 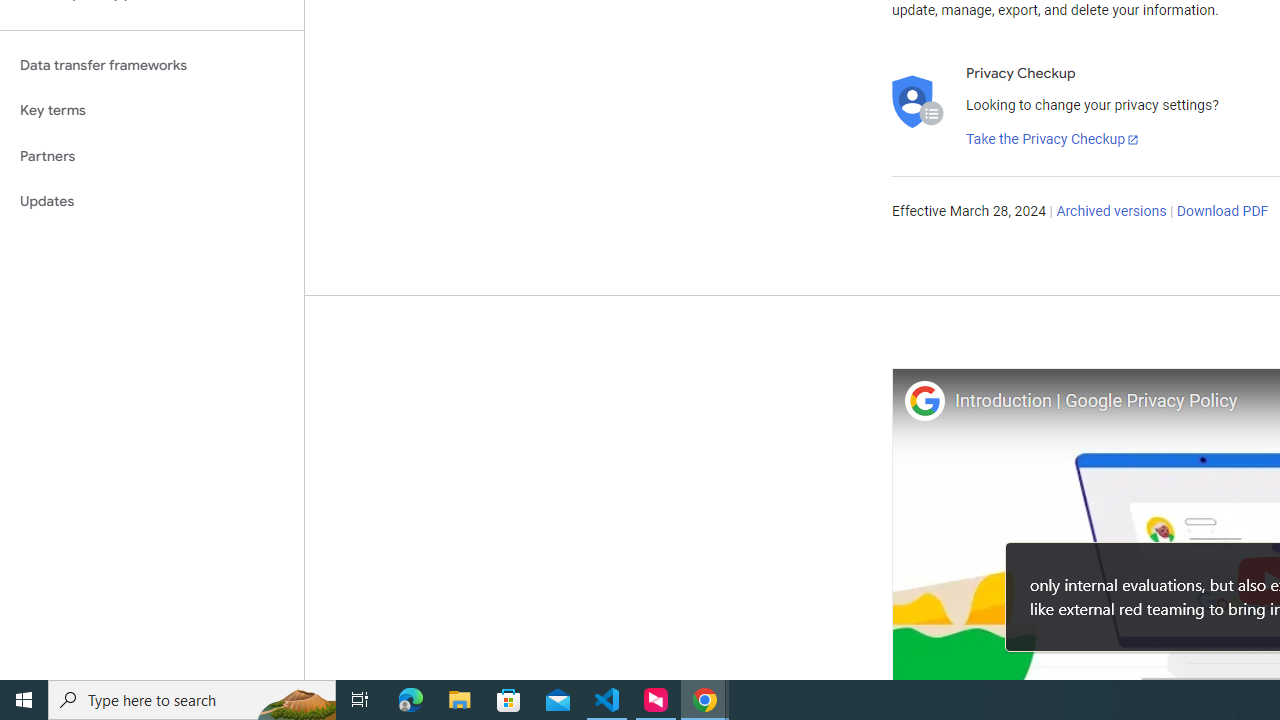 What do you see at coordinates (151, 155) in the screenshot?
I see `'Partners'` at bounding box center [151, 155].